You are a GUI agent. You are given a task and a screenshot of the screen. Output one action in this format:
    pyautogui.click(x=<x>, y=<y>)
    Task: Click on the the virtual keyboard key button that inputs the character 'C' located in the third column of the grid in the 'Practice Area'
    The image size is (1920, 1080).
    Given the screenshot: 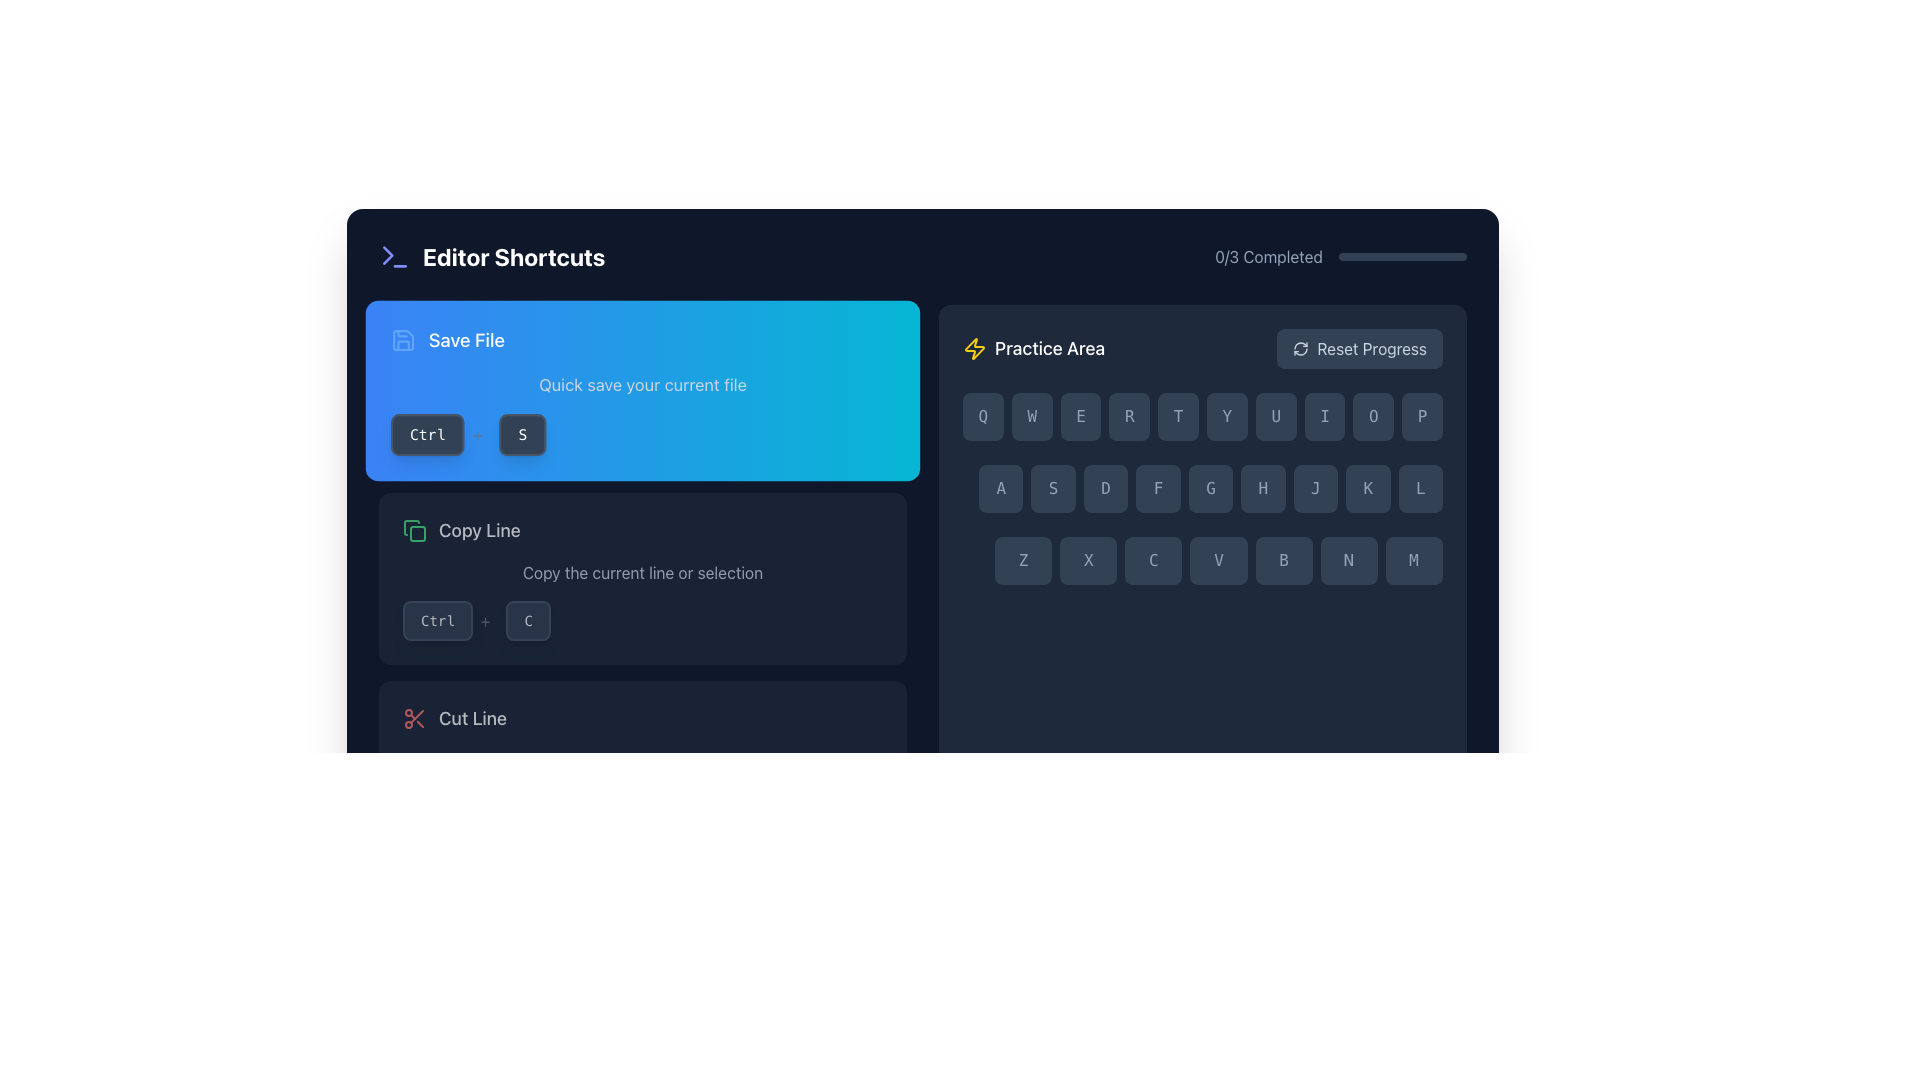 What is the action you would take?
    pyautogui.click(x=1153, y=560)
    